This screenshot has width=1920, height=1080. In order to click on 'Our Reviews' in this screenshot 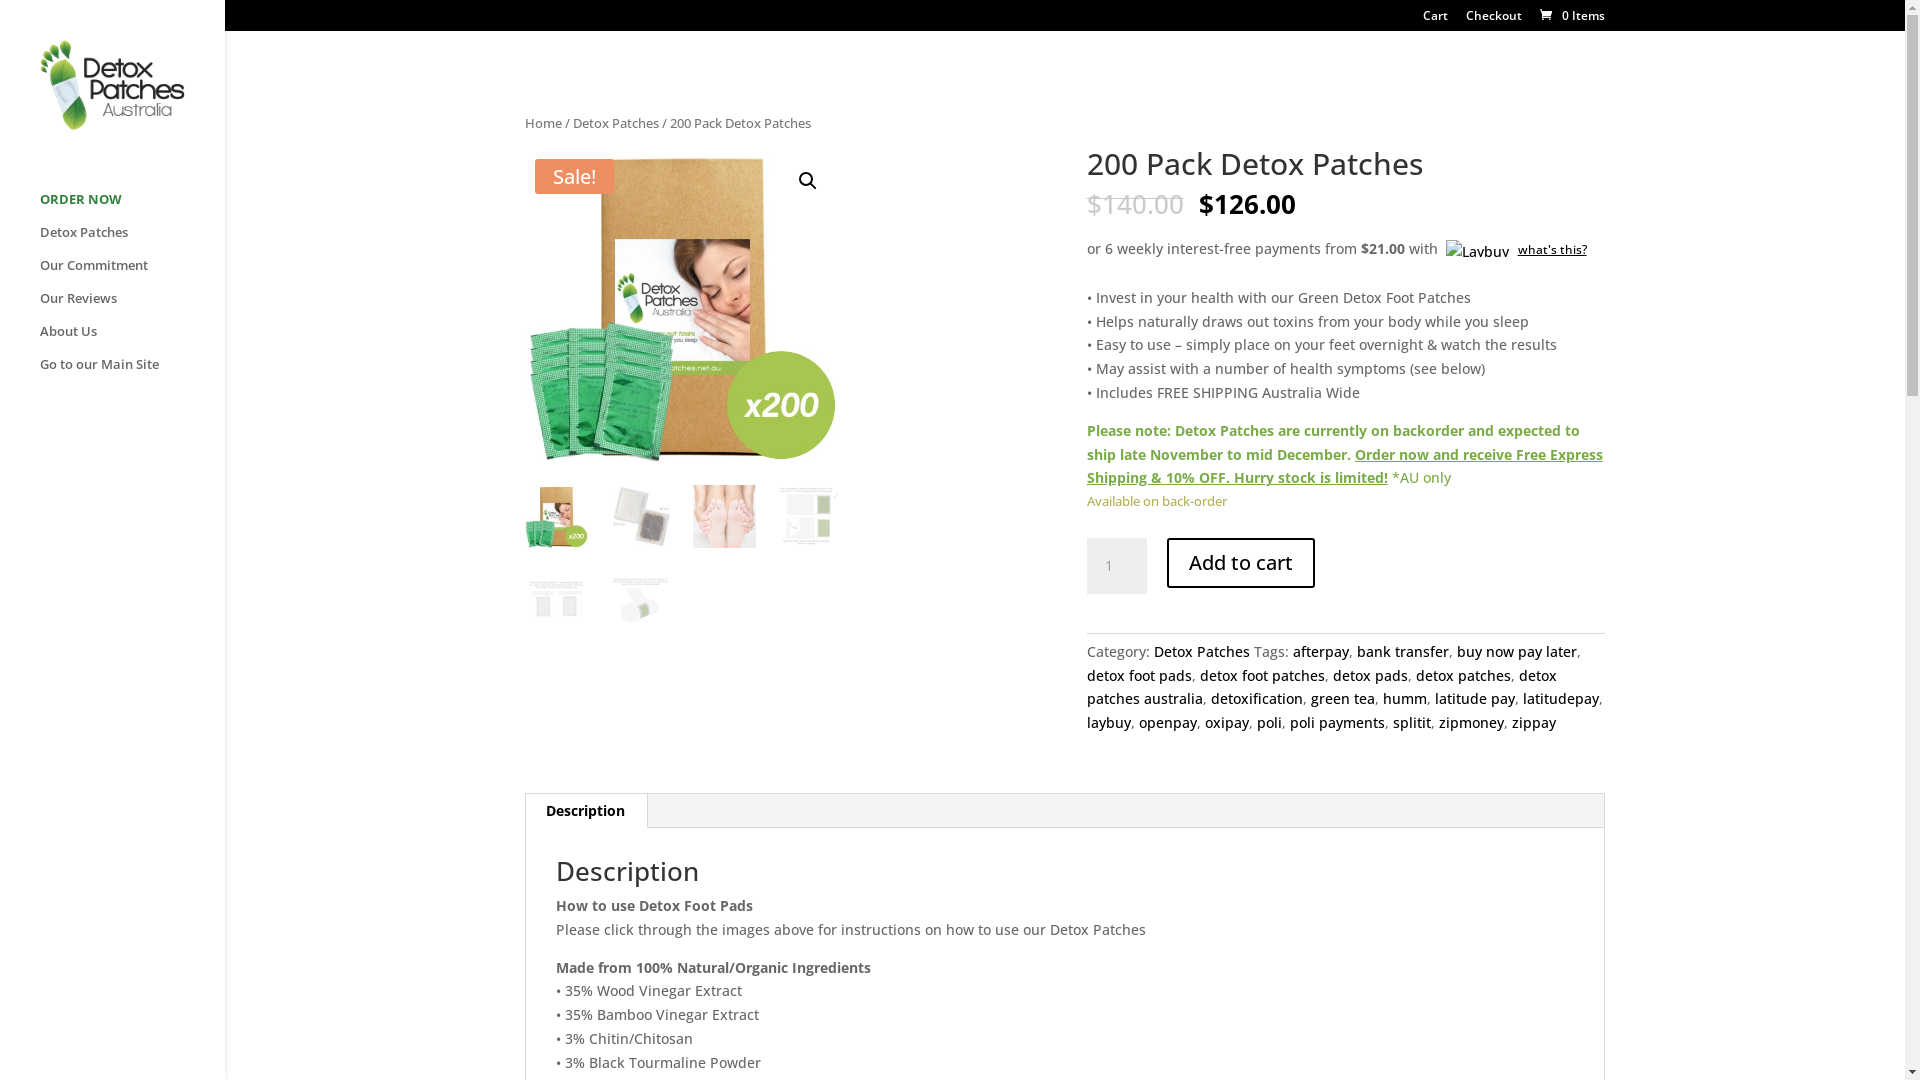, I will do `click(131, 307)`.